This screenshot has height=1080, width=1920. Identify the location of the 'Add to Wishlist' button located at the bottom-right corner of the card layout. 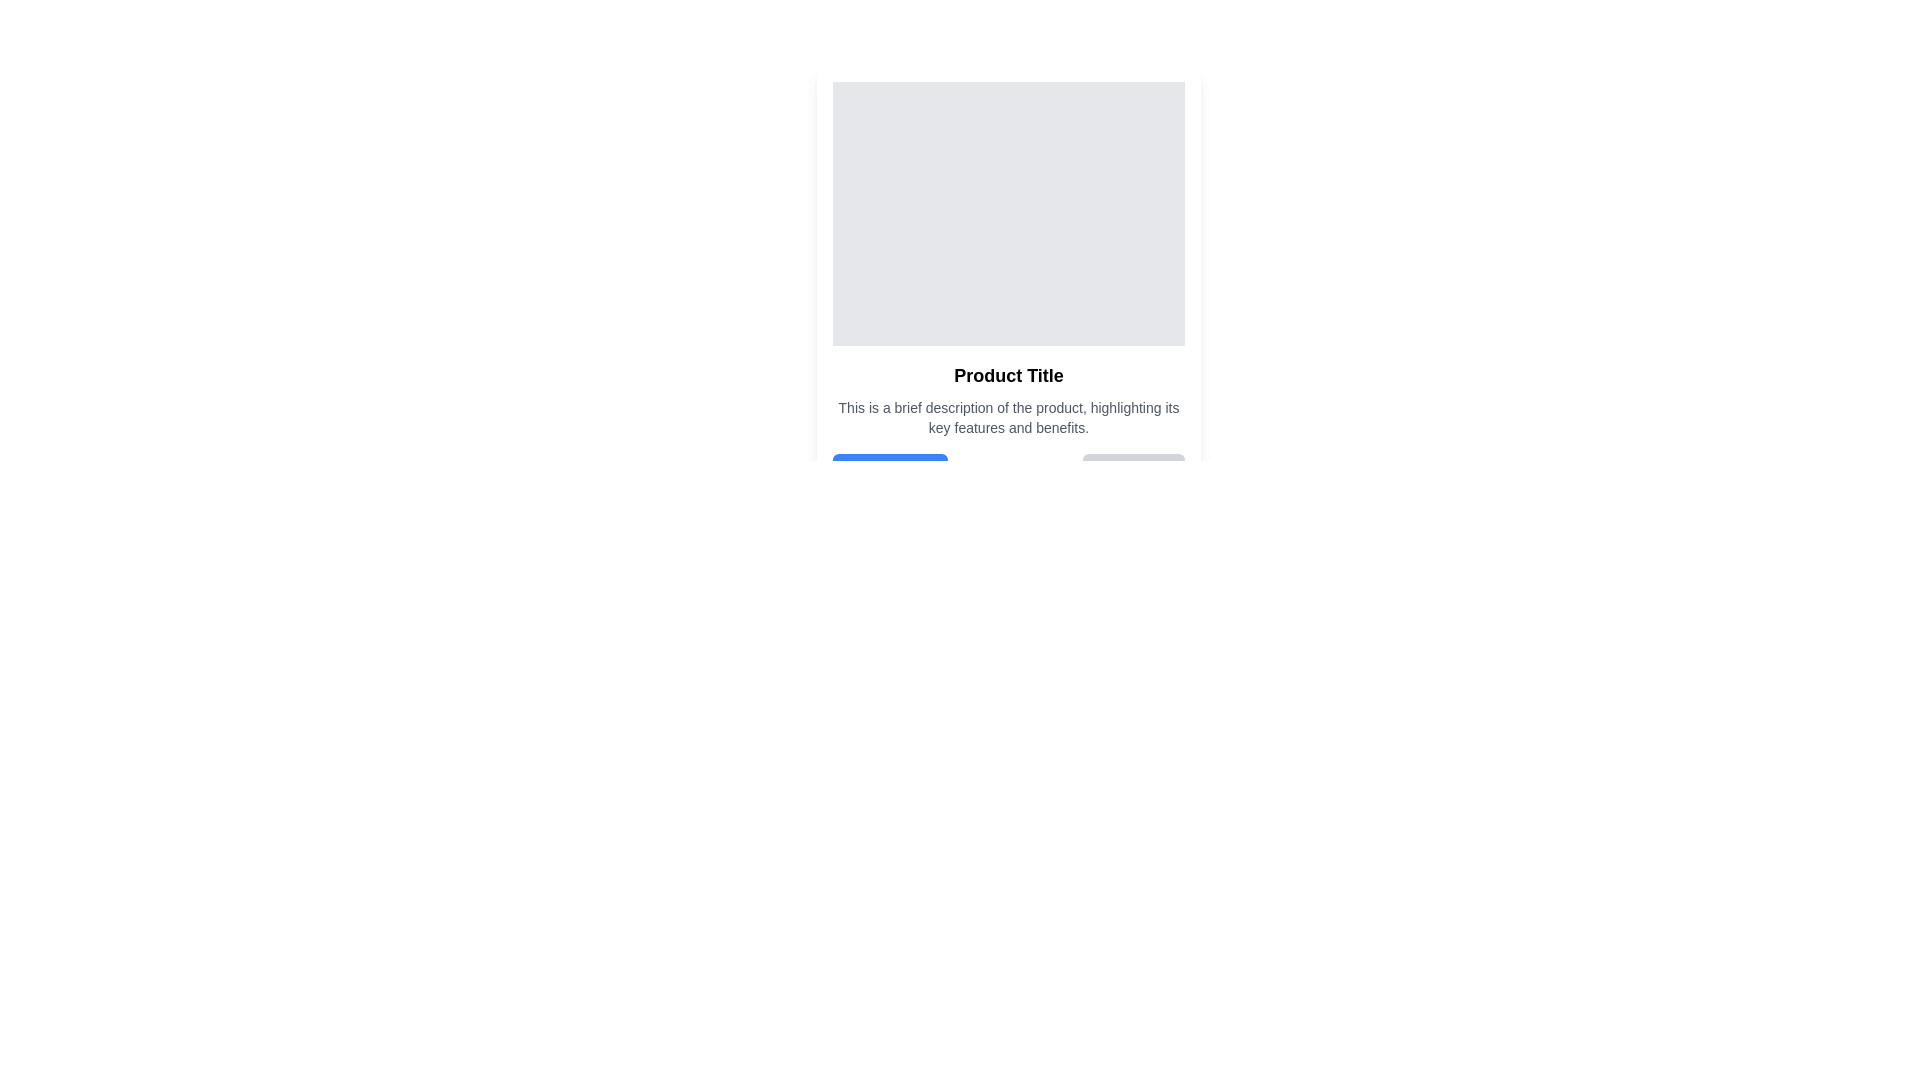
(1134, 471).